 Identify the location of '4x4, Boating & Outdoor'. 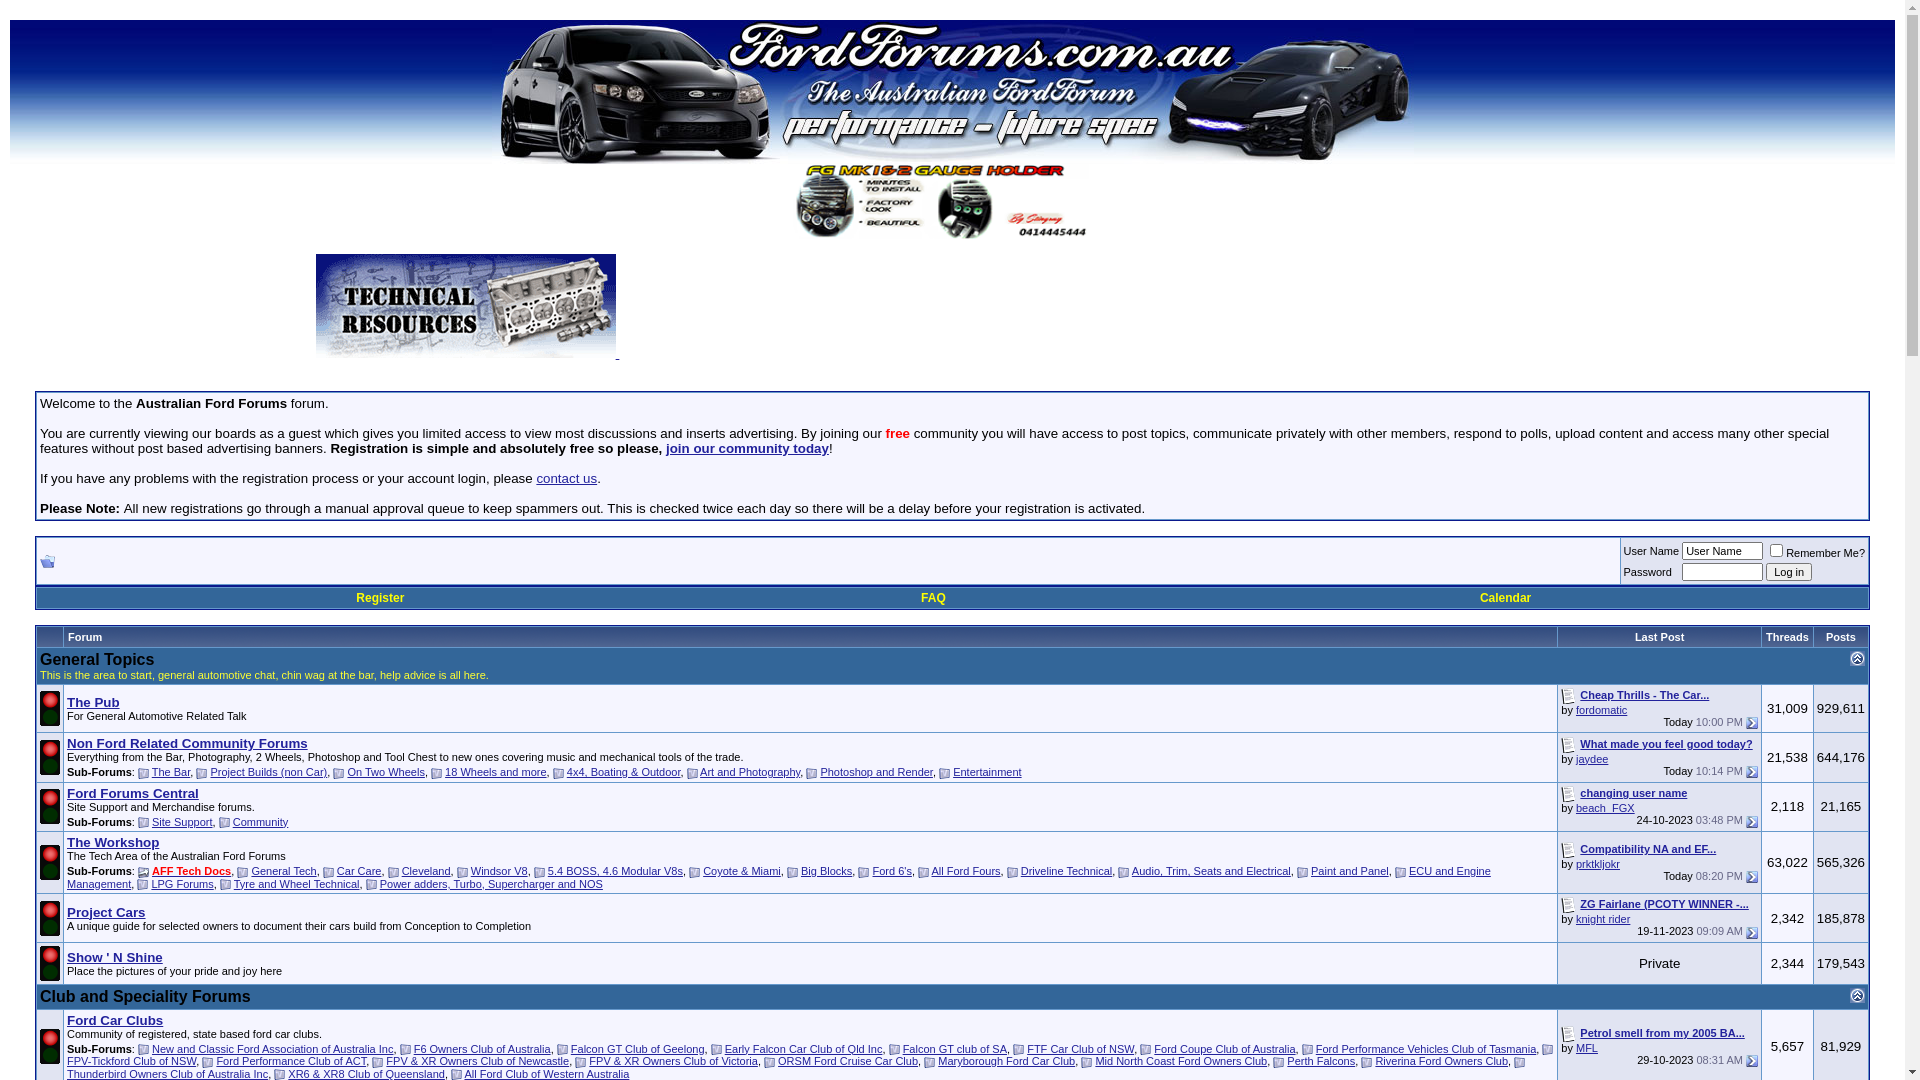
(623, 770).